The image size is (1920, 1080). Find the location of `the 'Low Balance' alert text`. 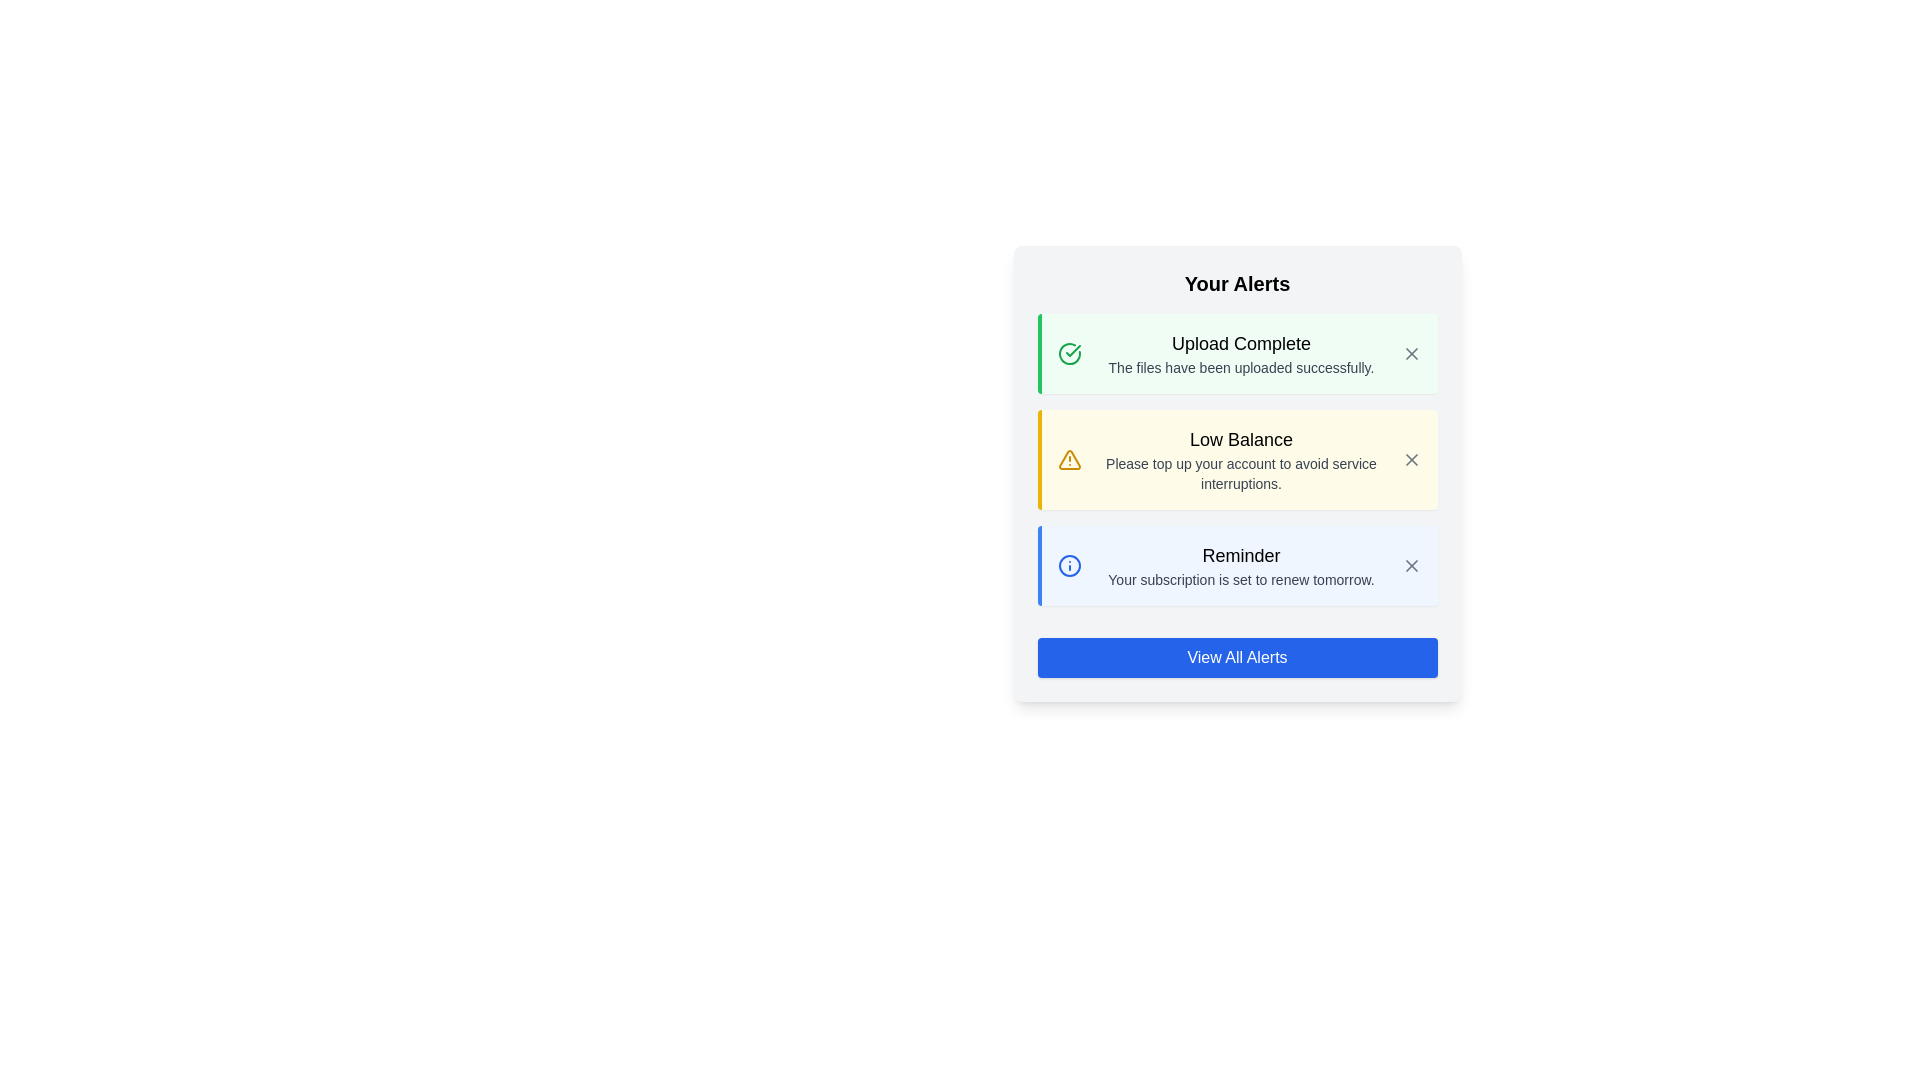

the 'Low Balance' alert text is located at coordinates (1240, 438).